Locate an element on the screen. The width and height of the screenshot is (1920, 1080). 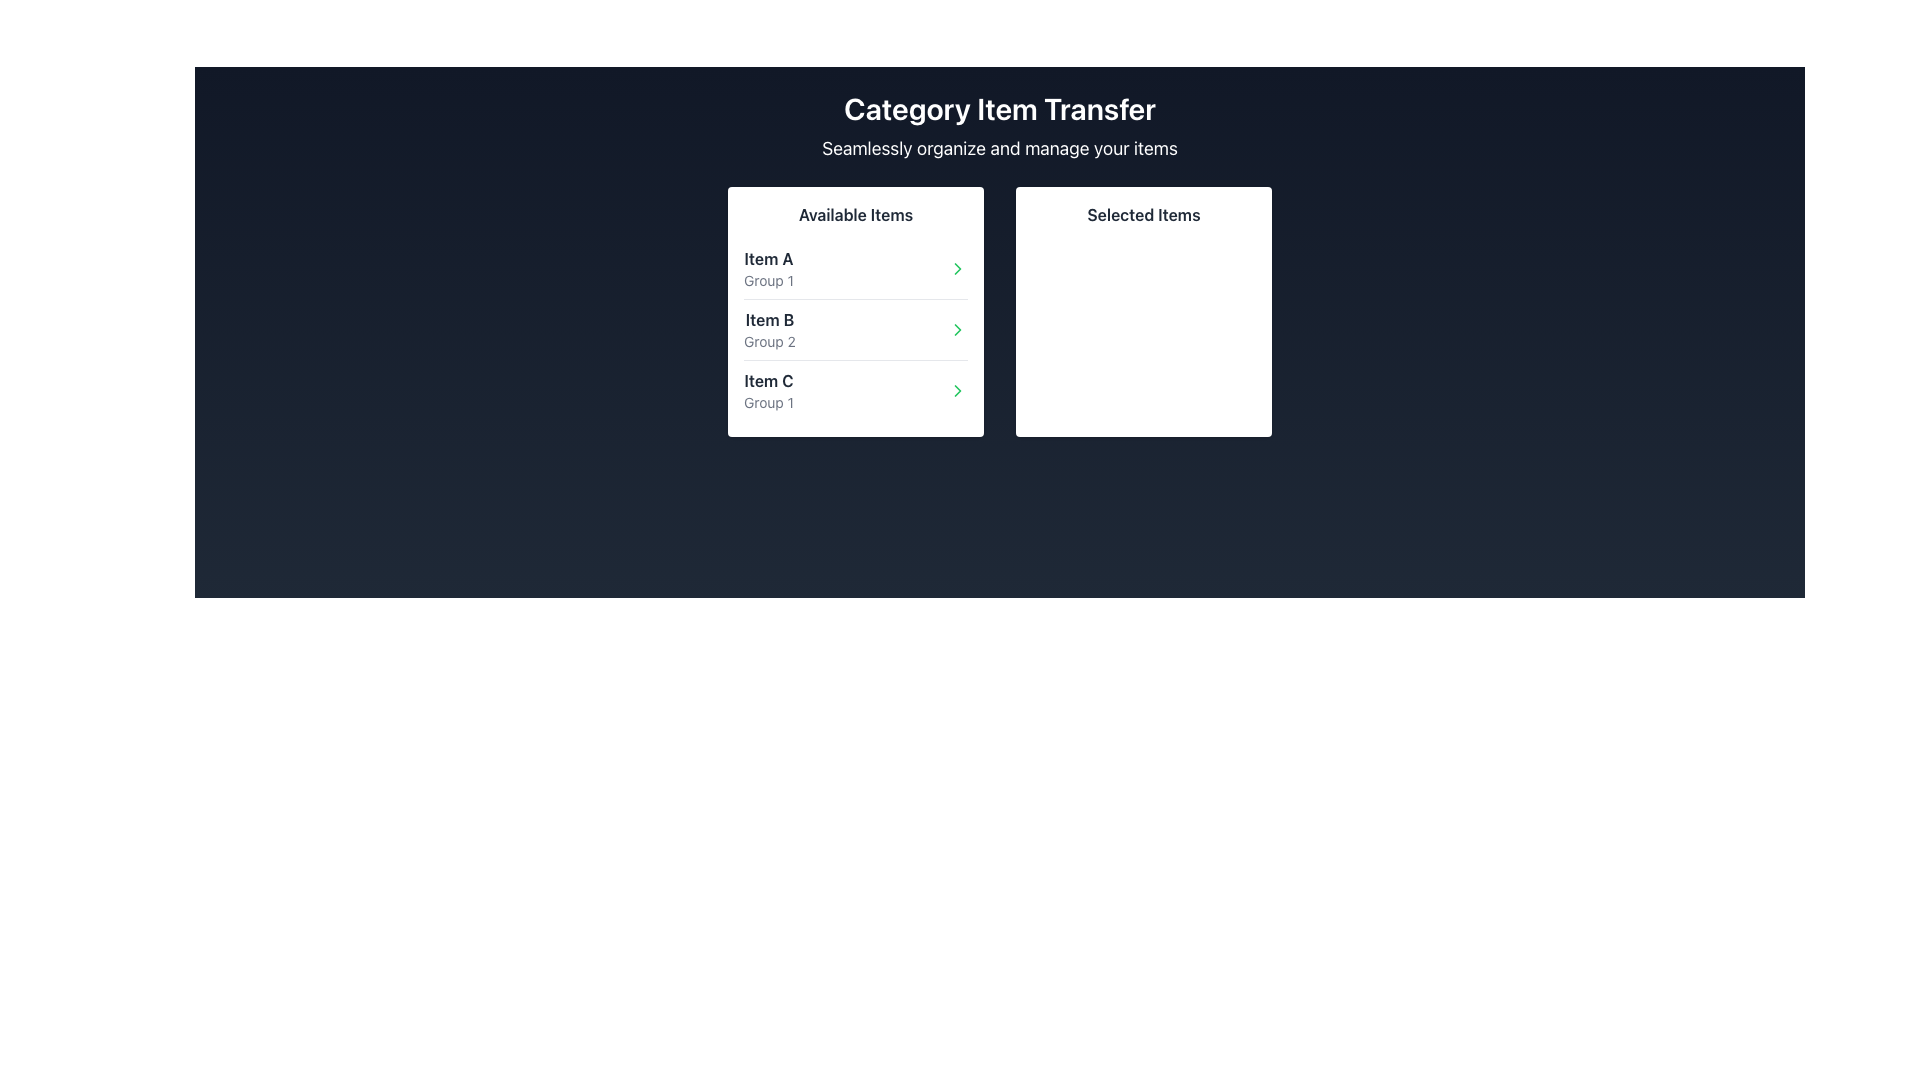
the third item is located at coordinates (855, 389).